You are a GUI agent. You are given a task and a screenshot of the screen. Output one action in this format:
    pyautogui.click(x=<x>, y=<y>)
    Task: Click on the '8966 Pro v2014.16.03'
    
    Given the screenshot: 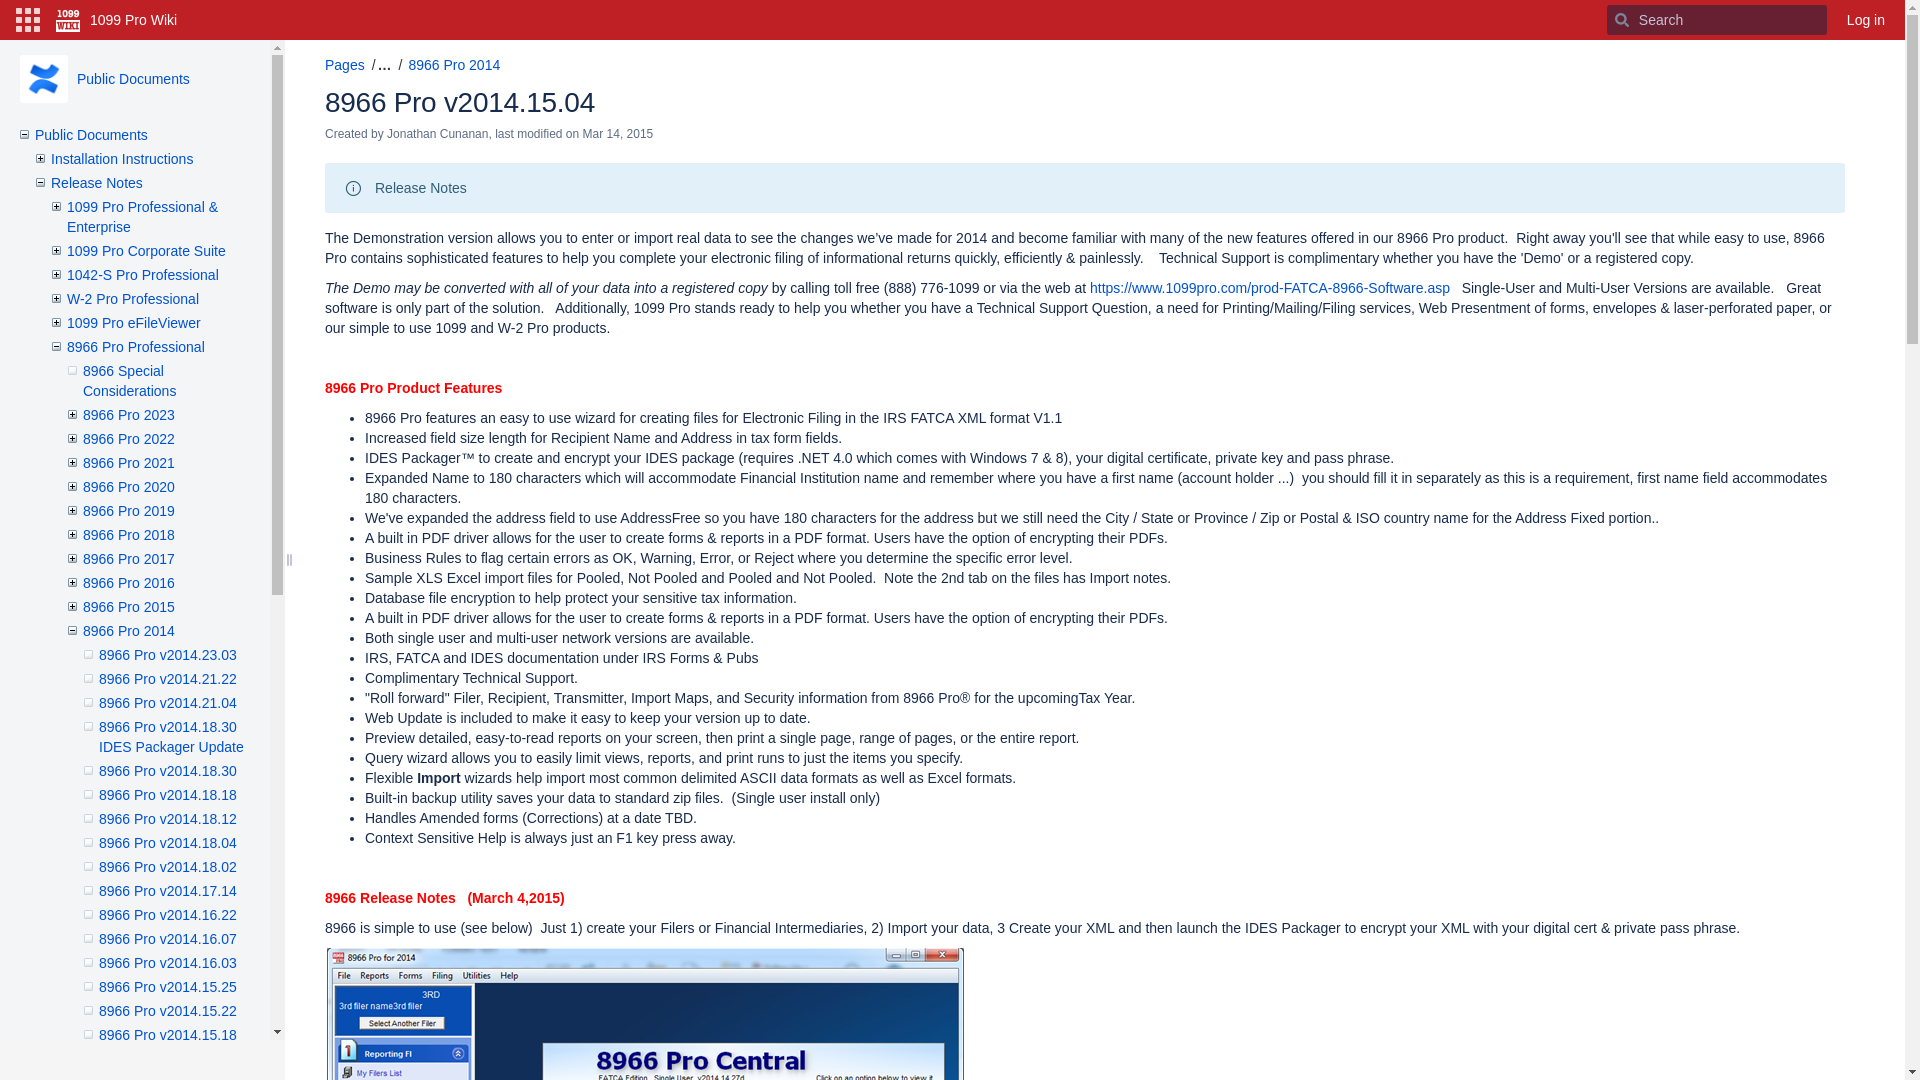 What is the action you would take?
    pyautogui.click(x=168, y=962)
    